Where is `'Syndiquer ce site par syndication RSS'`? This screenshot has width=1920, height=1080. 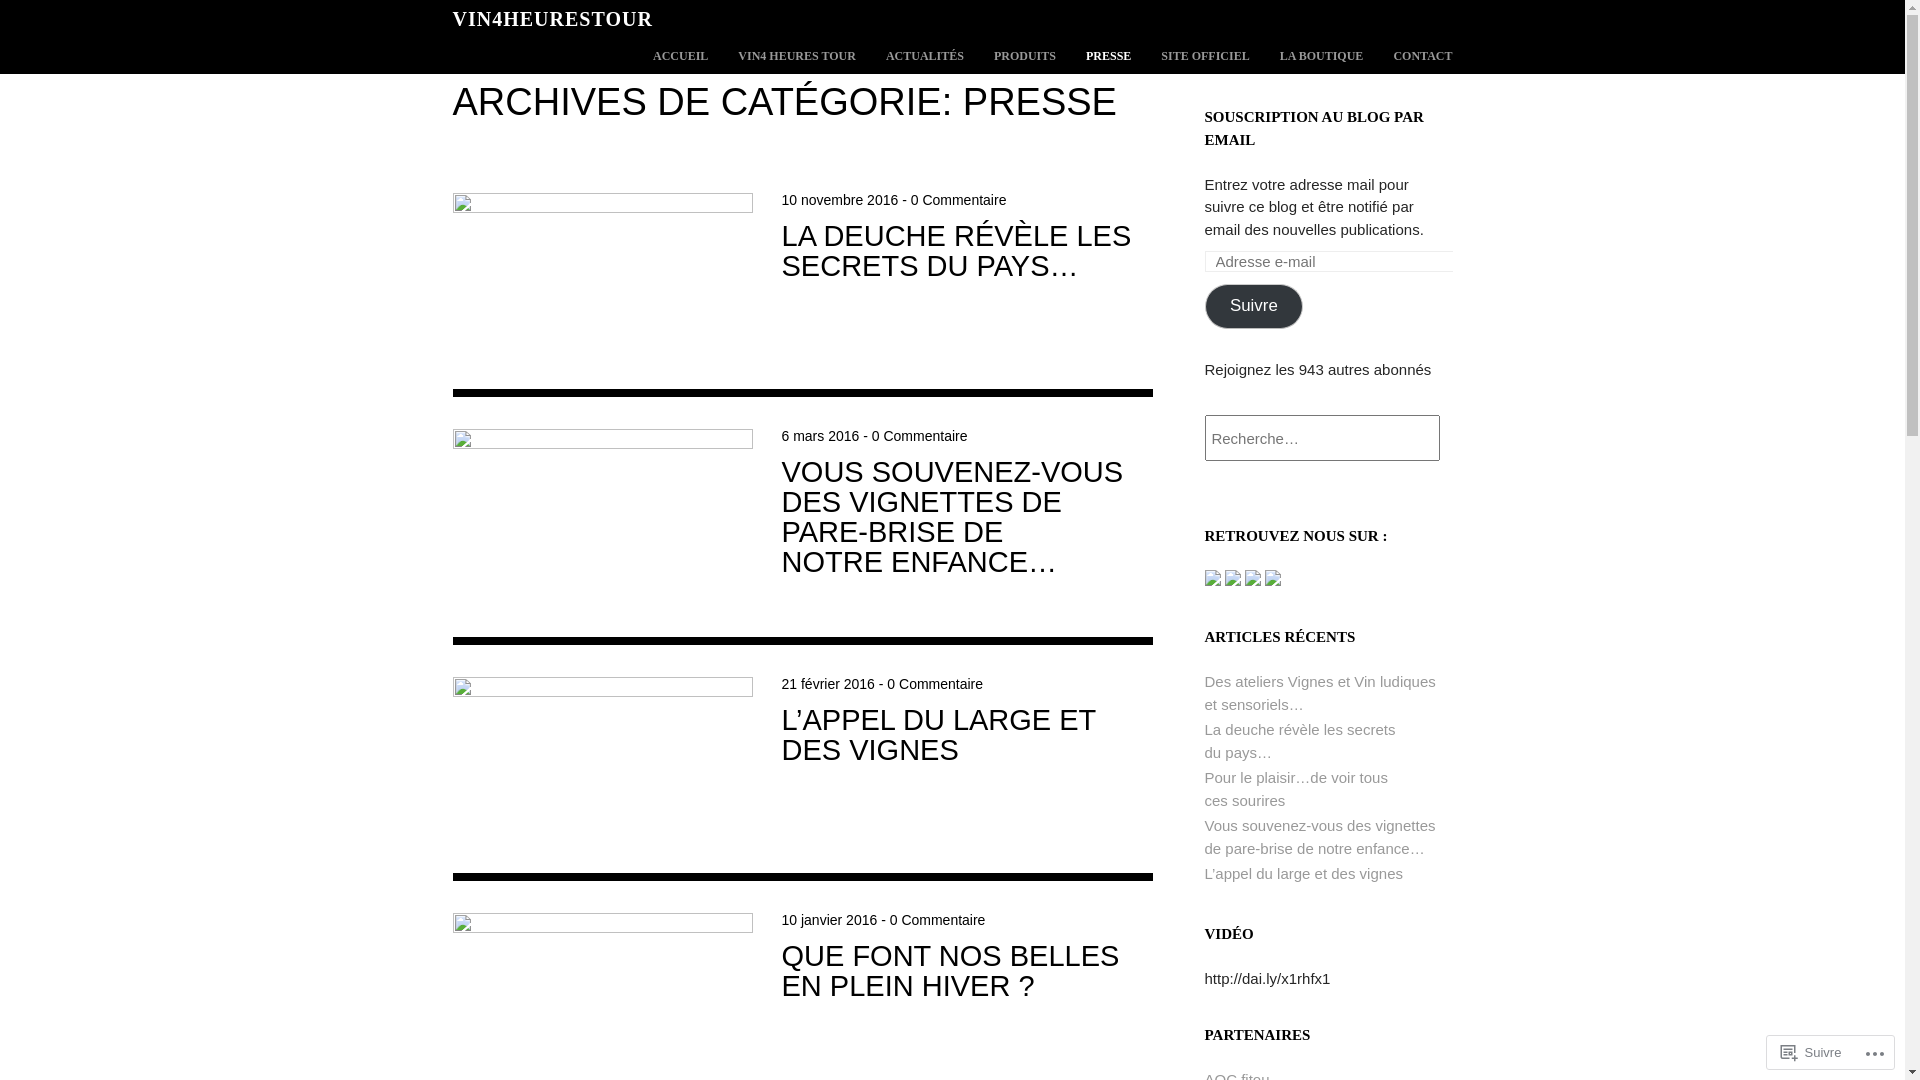
'Syndiquer ce site par syndication RSS' is located at coordinates (1253, 580).